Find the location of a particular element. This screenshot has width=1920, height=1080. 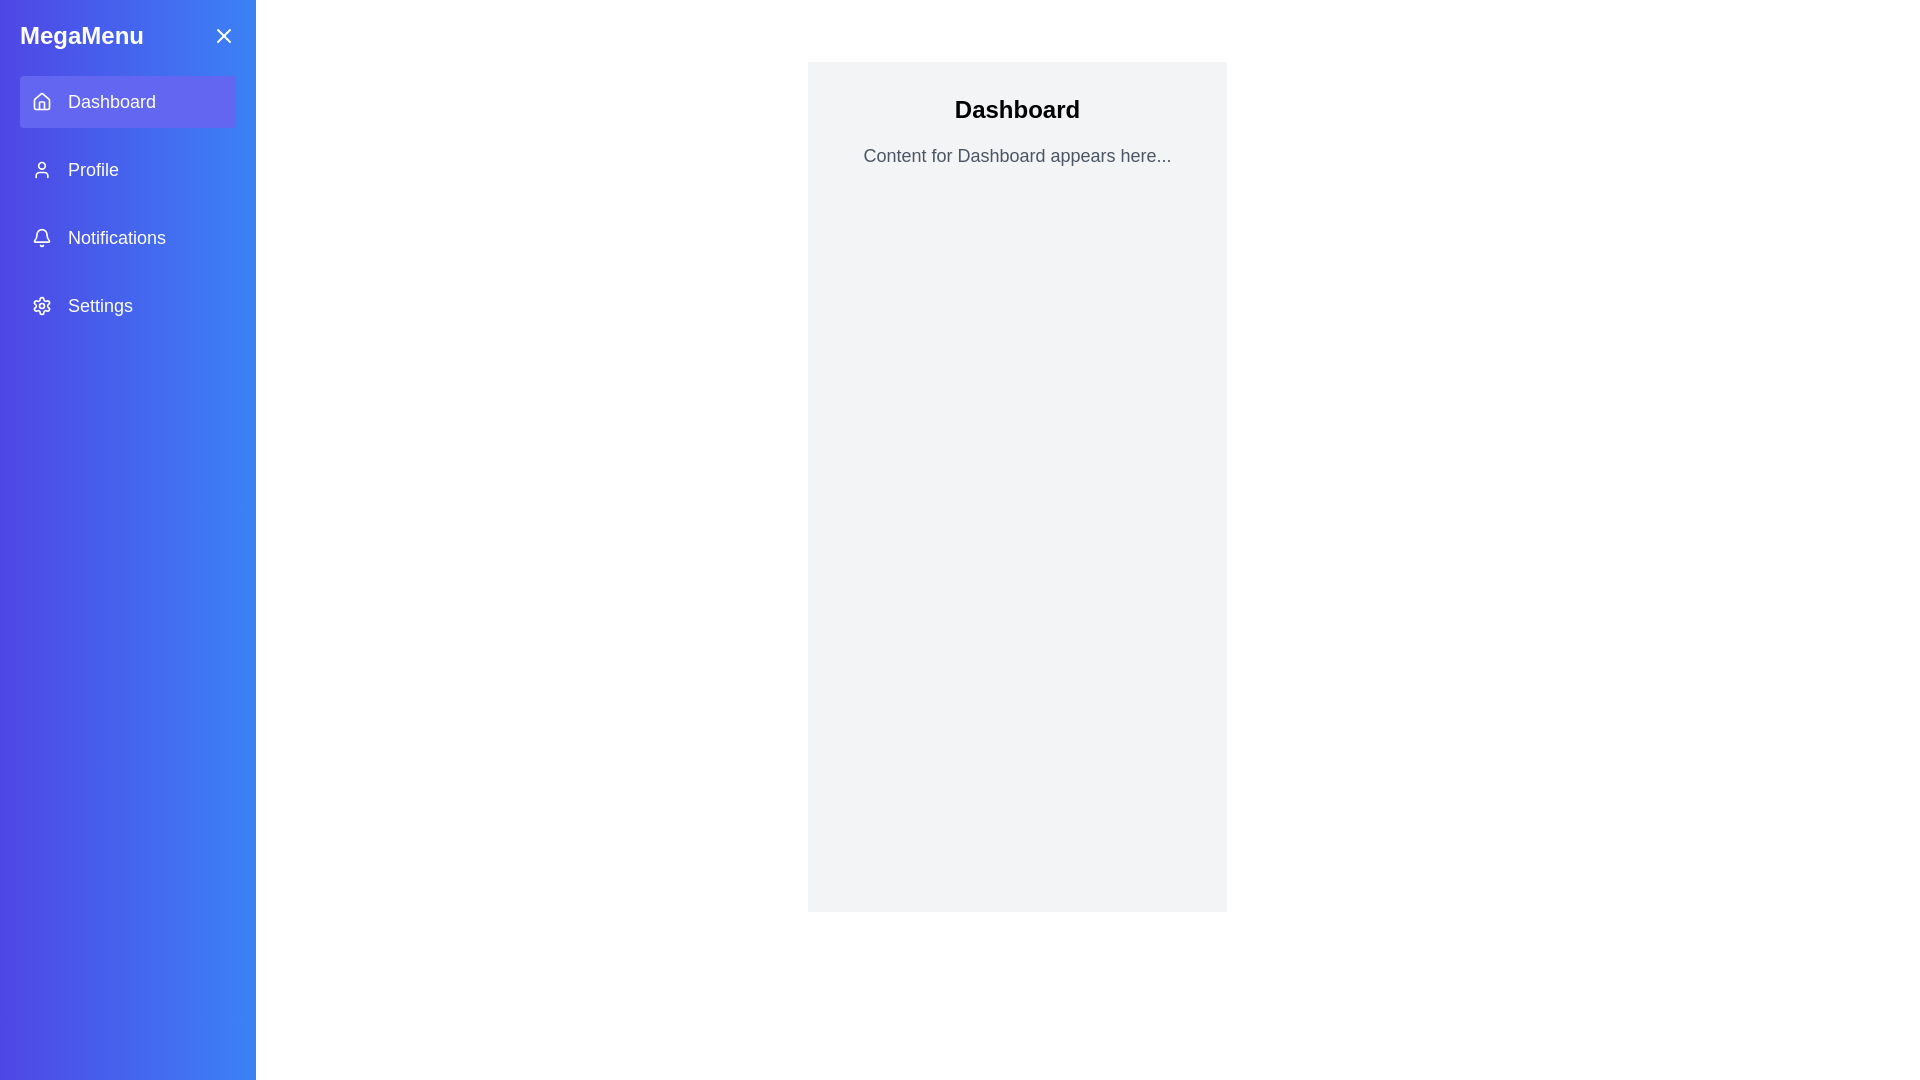

the 'MegaMenu' title bar, which features a bold font and a close button 'X' on the right, to possibly reveal more interactions is located at coordinates (127, 35).